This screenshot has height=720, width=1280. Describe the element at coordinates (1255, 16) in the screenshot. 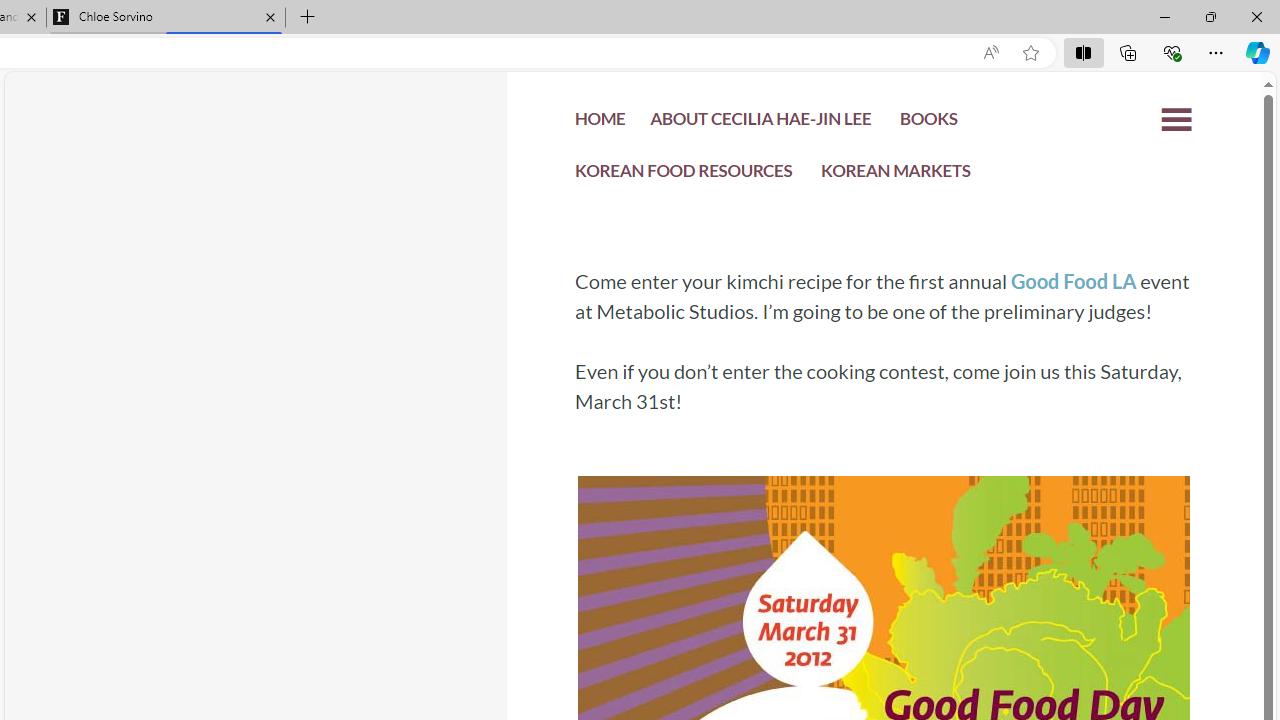

I see `'Close'` at that location.